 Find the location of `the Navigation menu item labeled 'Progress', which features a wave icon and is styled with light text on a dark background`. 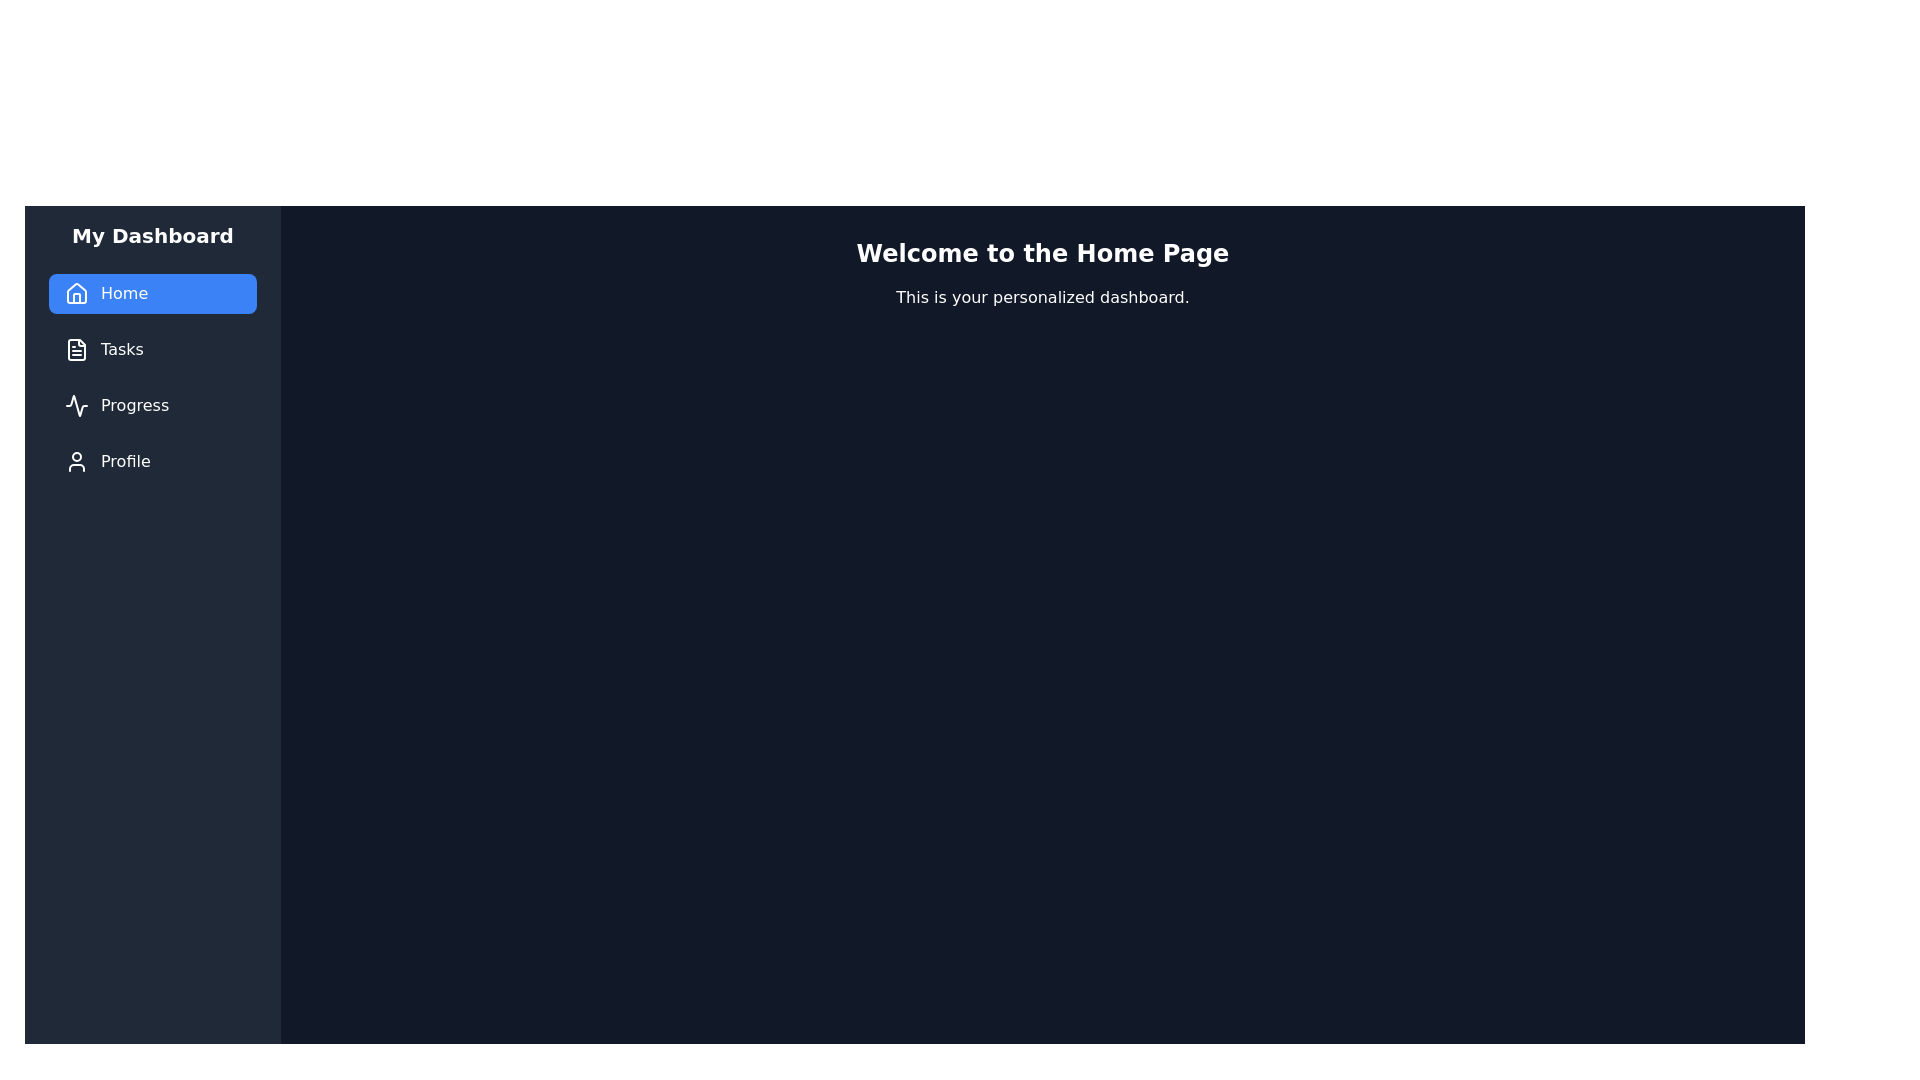

the Navigation menu item labeled 'Progress', which features a wave icon and is styled with light text on a dark background is located at coordinates (152, 405).